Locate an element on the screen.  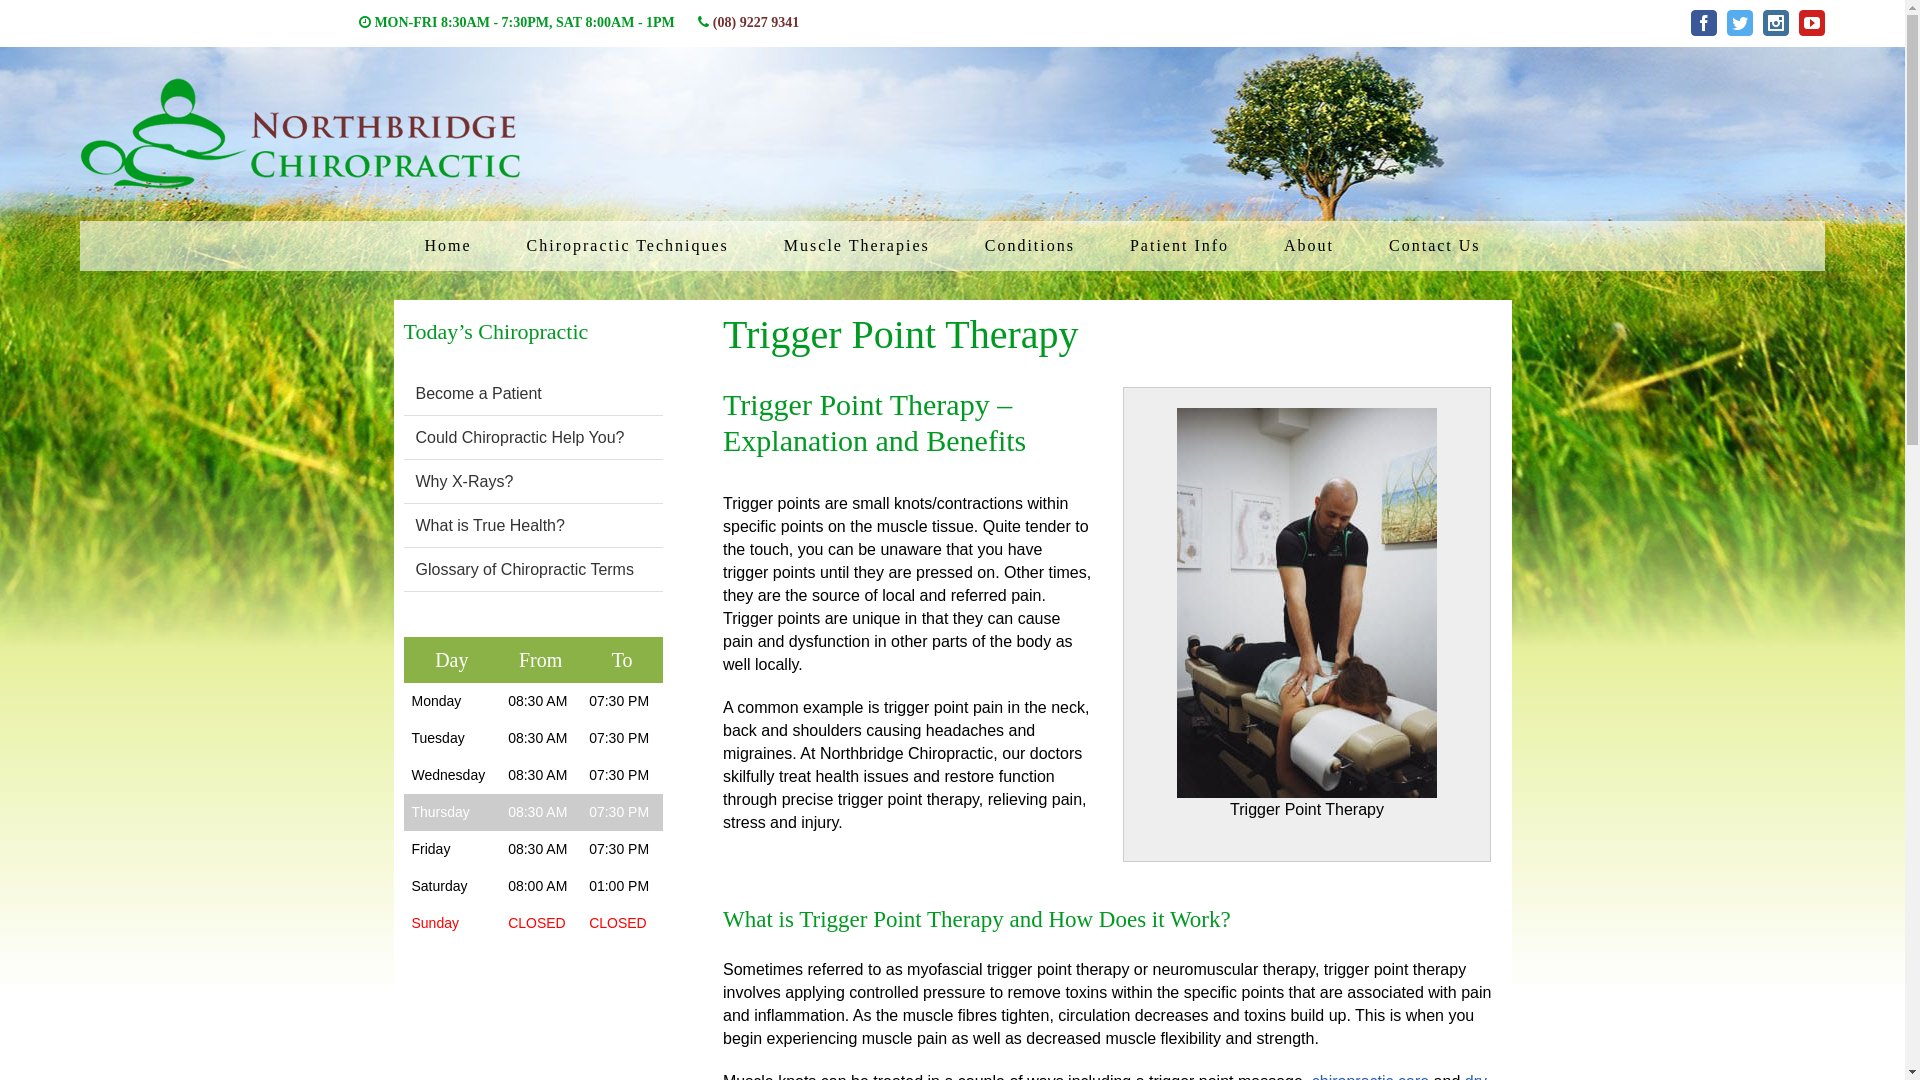
'Instagram' is located at coordinates (1776, 23).